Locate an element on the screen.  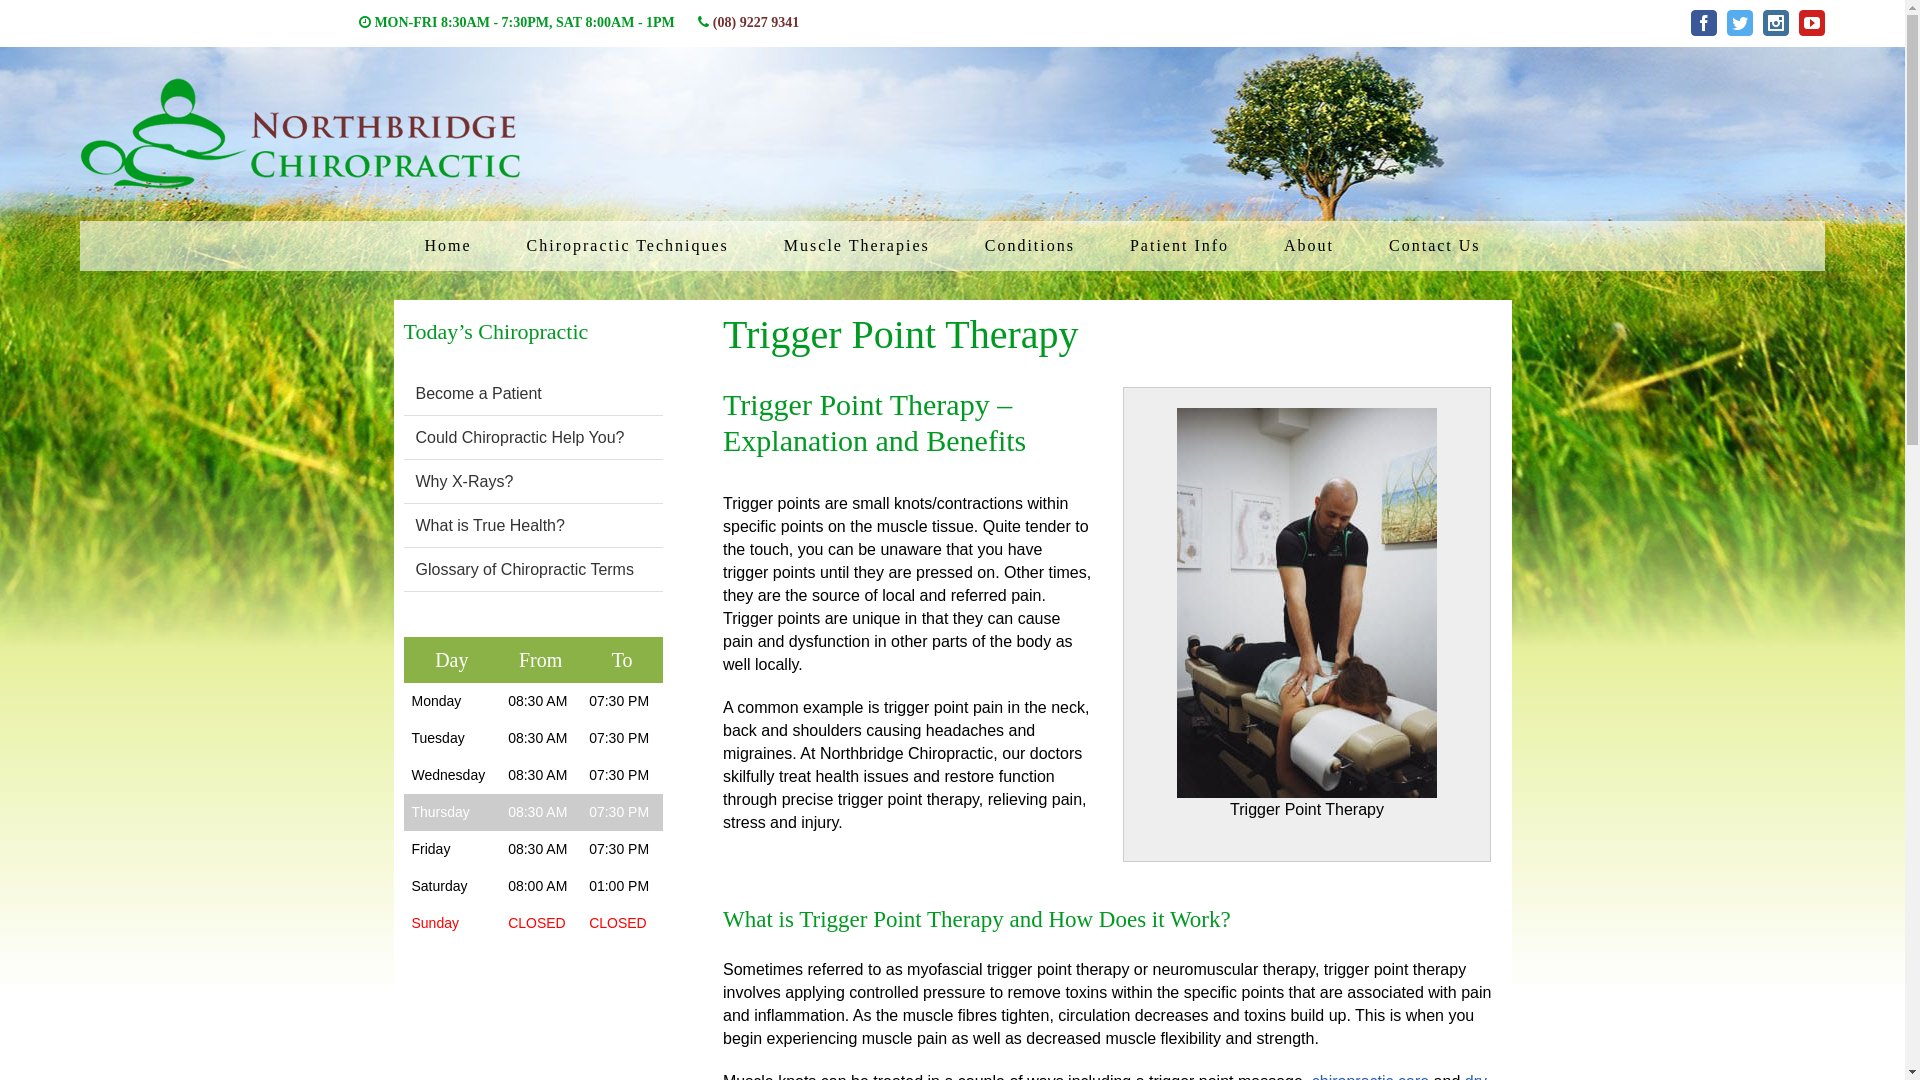
'Instagram' is located at coordinates (1776, 23).